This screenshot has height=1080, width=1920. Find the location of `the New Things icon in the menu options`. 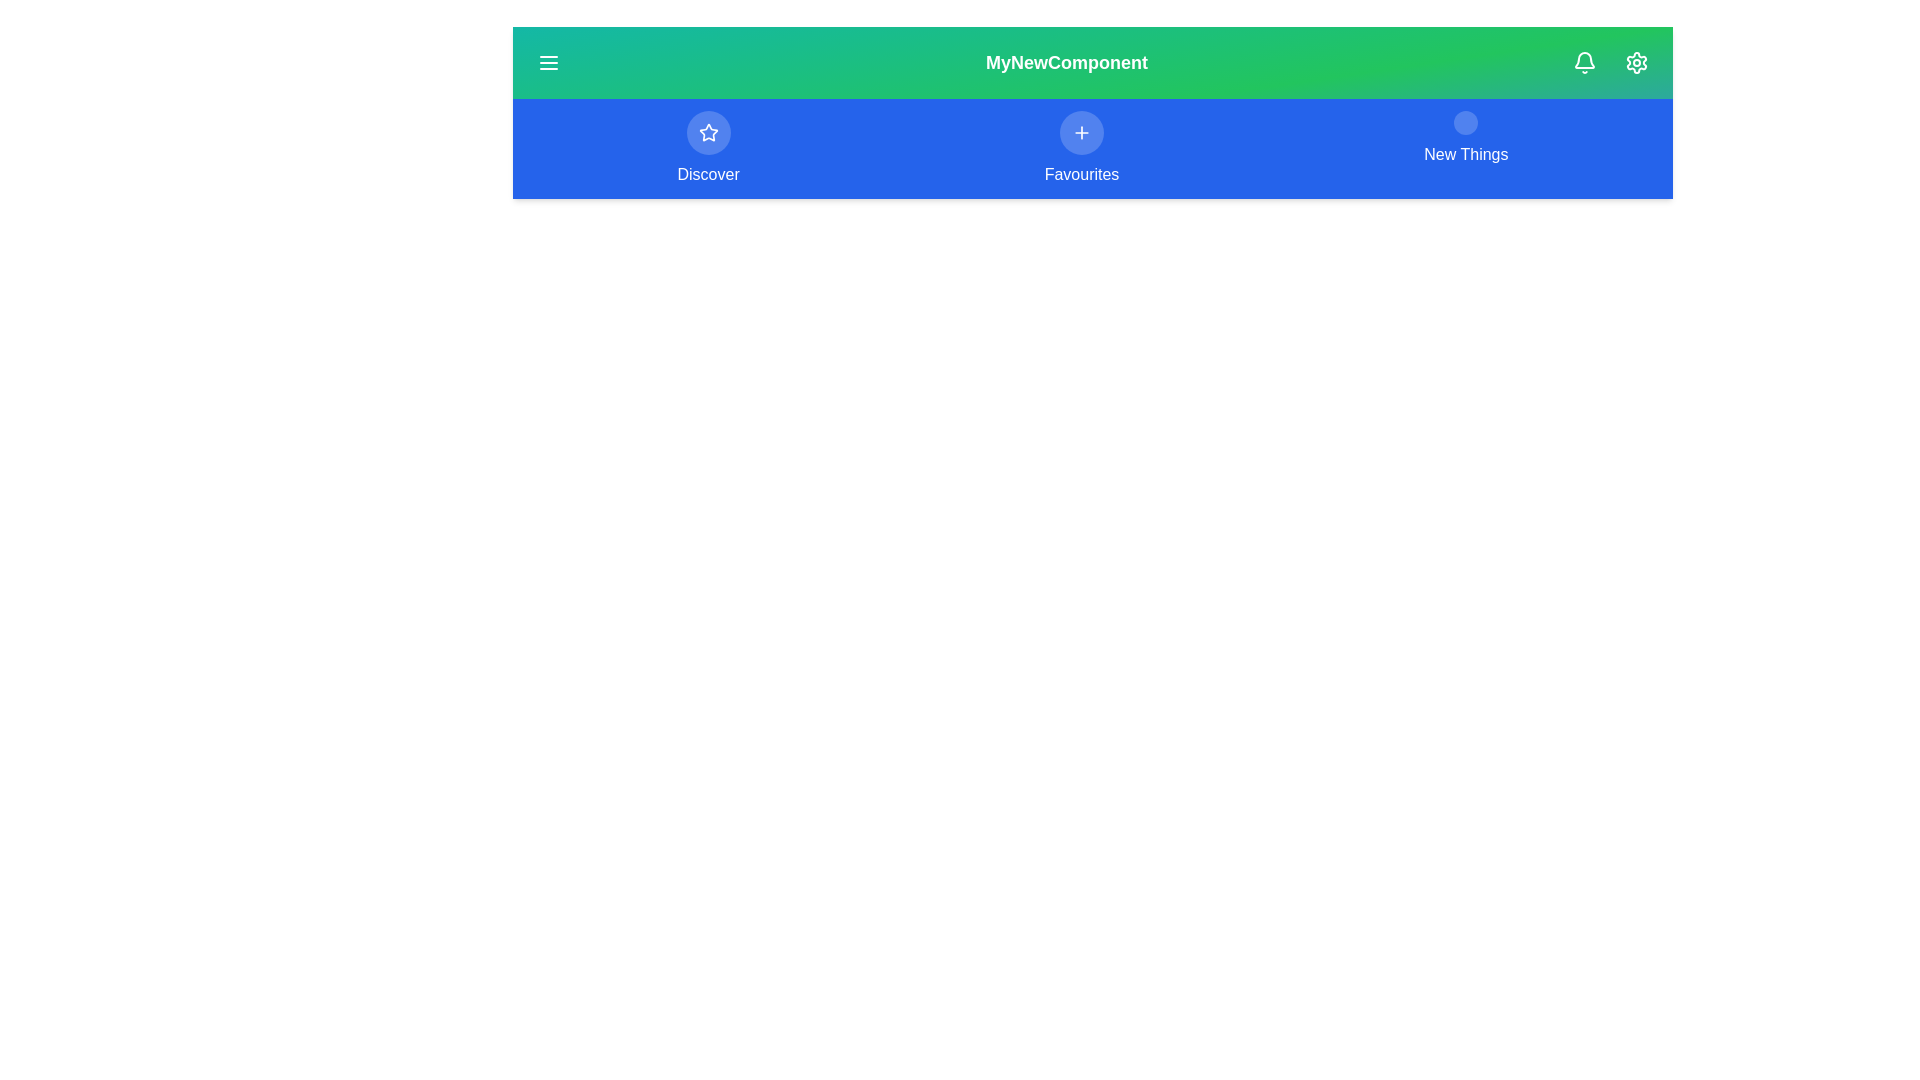

the New Things icon in the menu options is located at coordinates (1465, 123).